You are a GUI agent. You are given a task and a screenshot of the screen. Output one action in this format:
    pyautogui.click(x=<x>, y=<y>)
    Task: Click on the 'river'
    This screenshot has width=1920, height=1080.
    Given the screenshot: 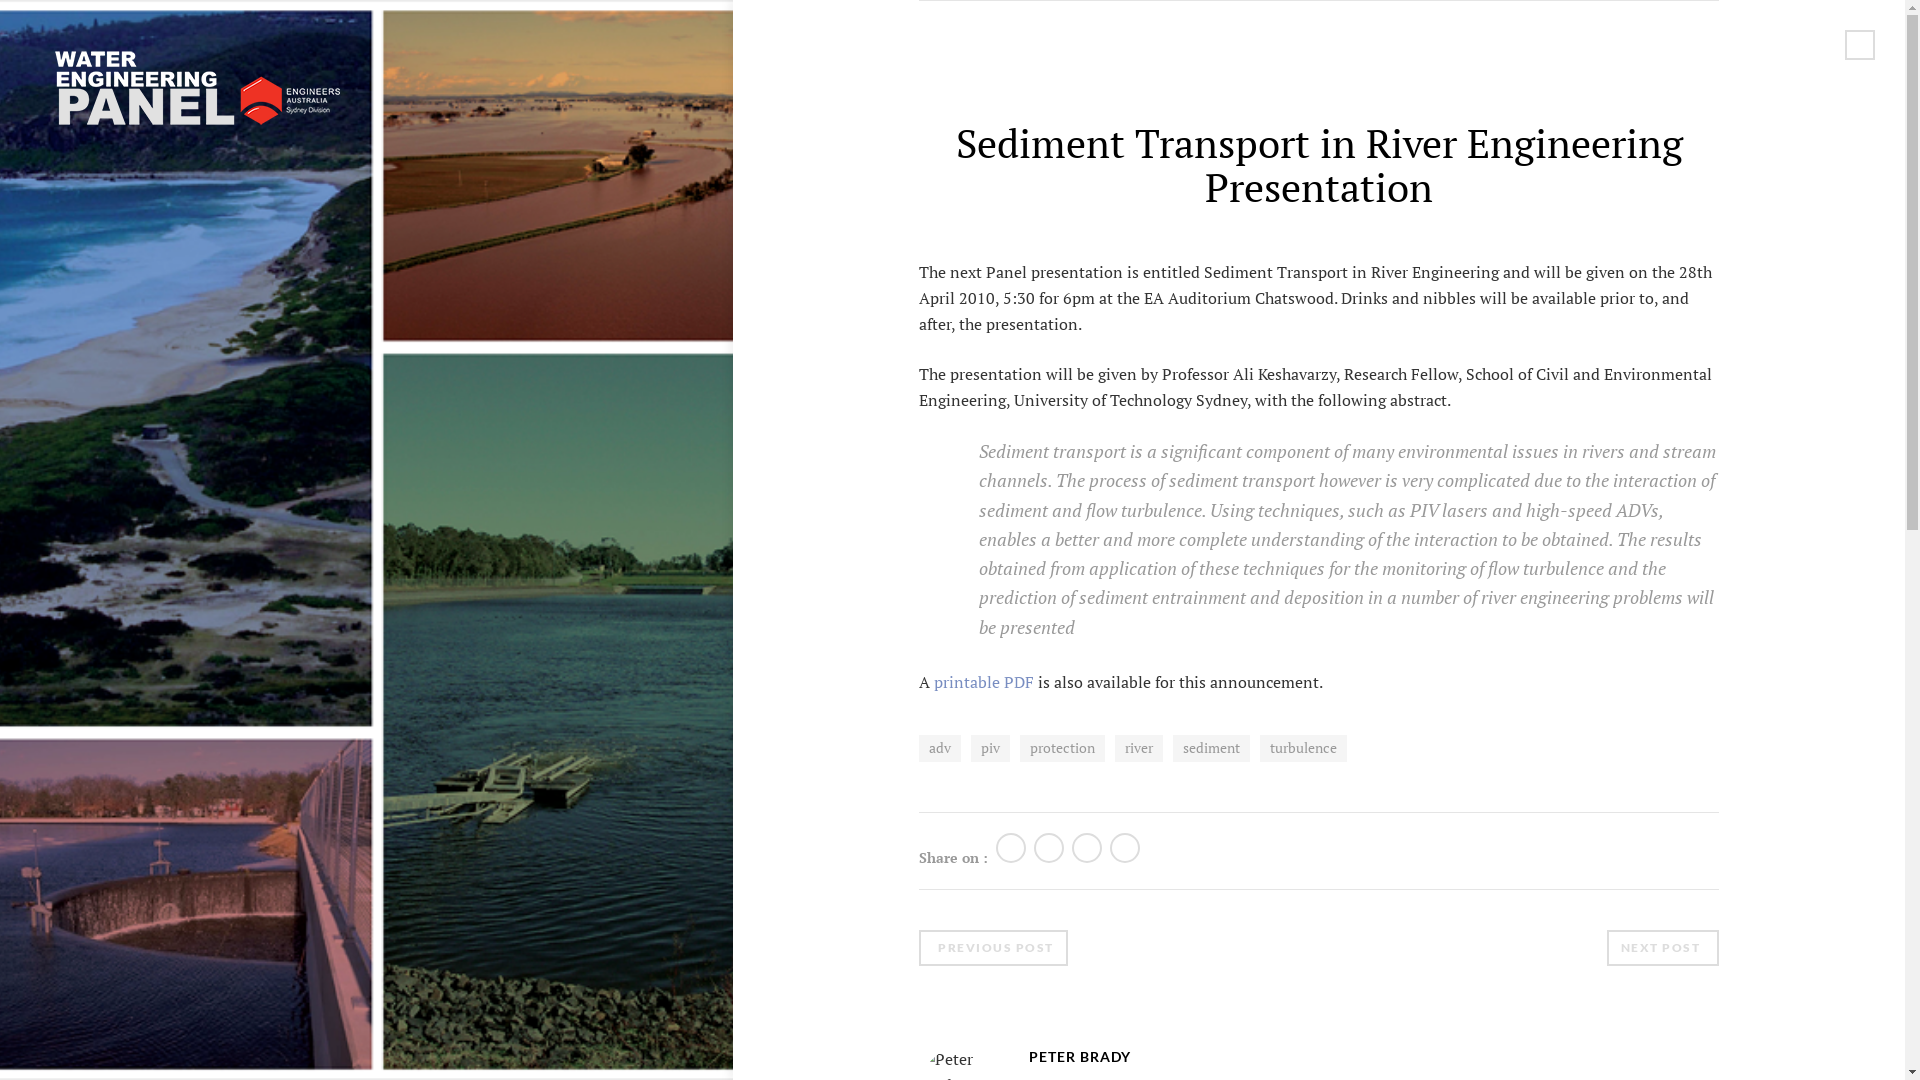 What is the action you would take?
    pyautogui.click(x=1113, y=748)
    